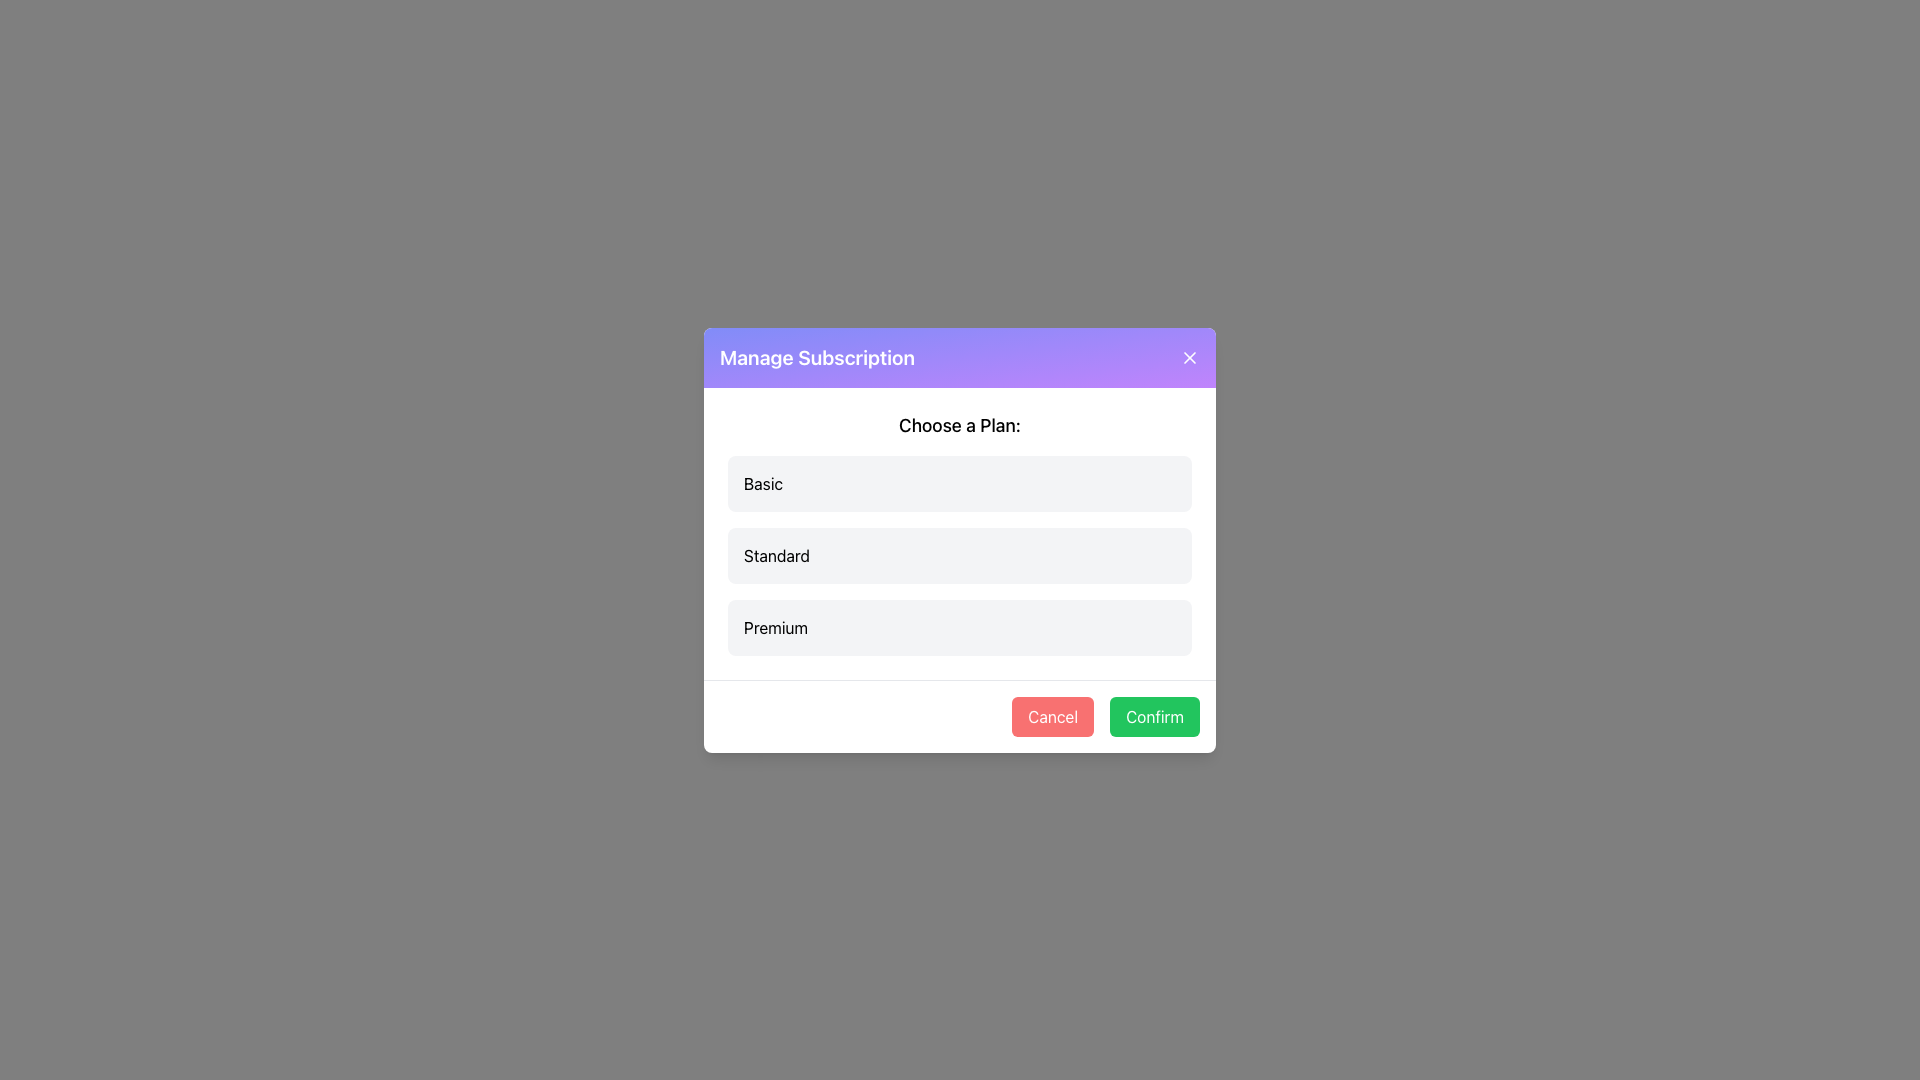 Image resolution: width=1920 pixels, height=1080 pixels. Describe the element at coordinates (1155, 715) in the screenshot. I see `the 'Confirm' button, a green rectangular button with rounded corners and white text` at that location.